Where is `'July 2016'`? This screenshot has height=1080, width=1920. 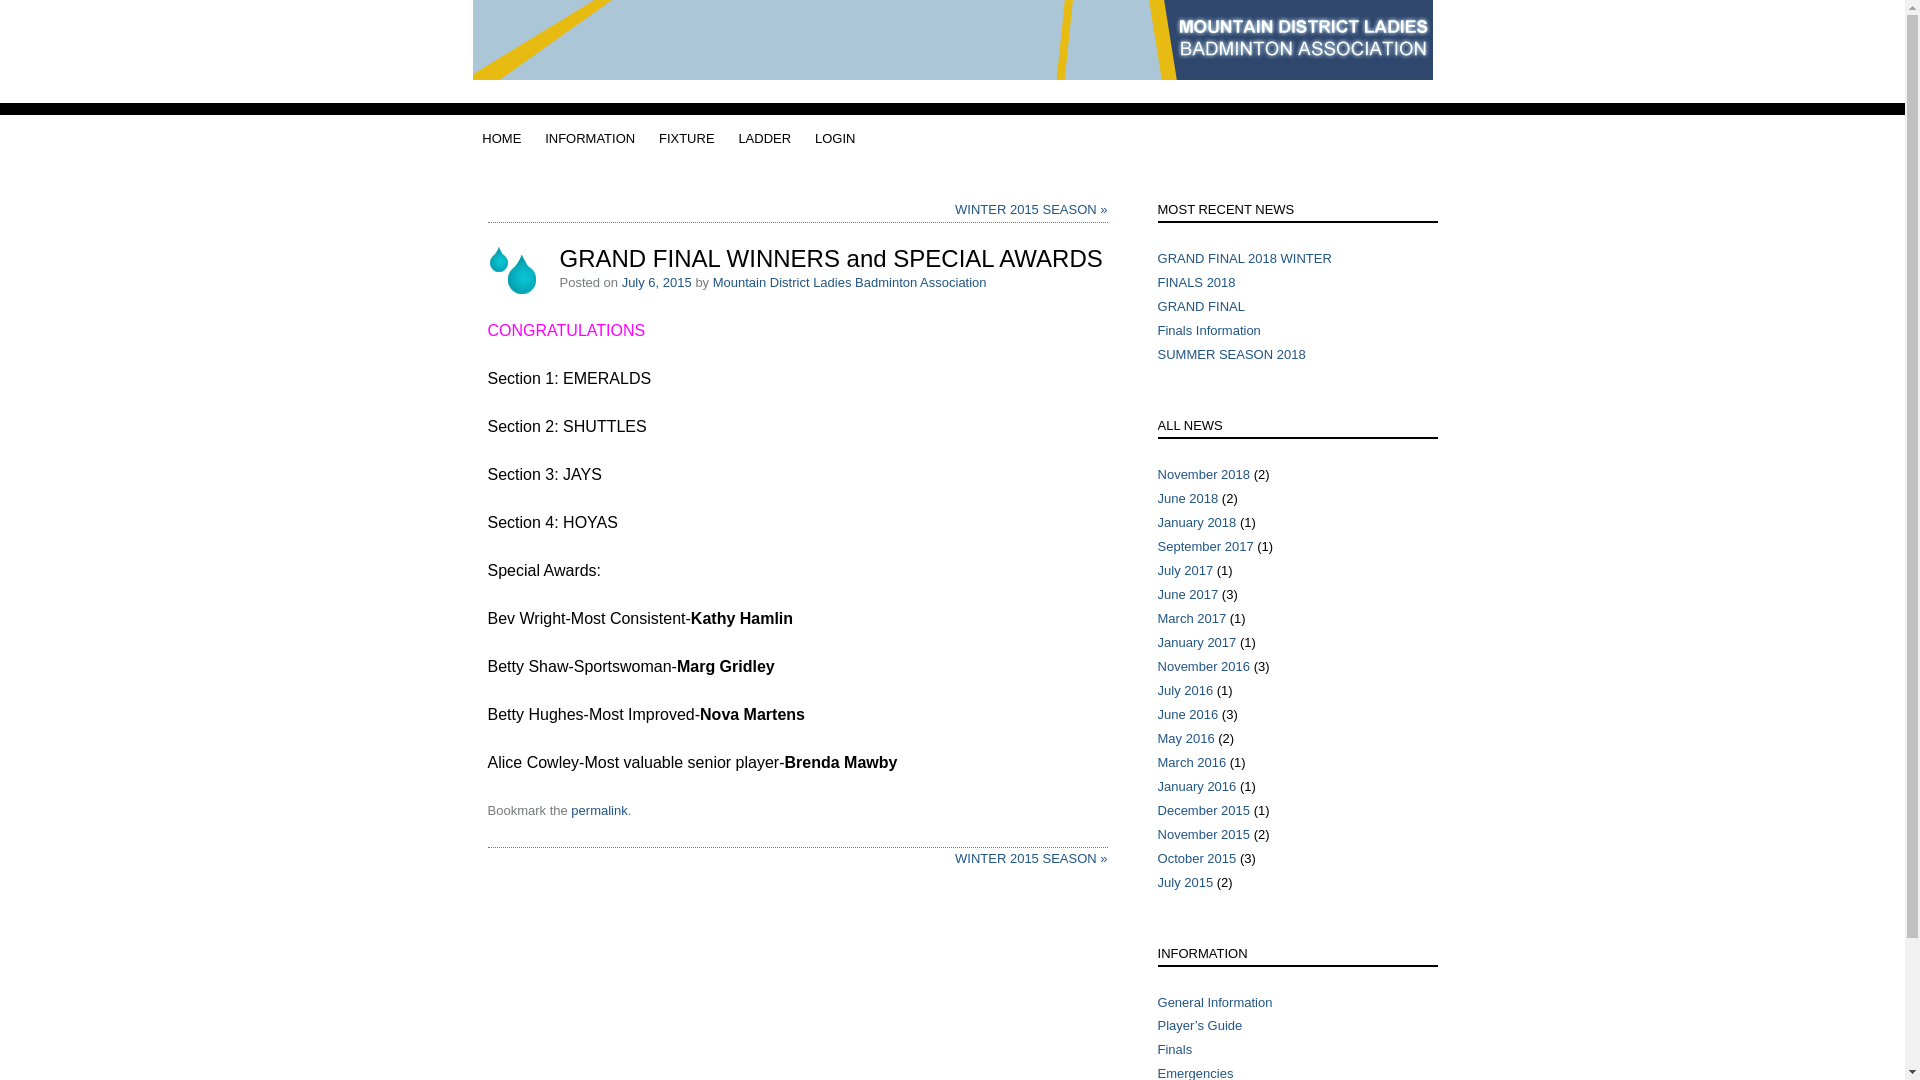
'July 2016' is located at coordinates (1157, 689).